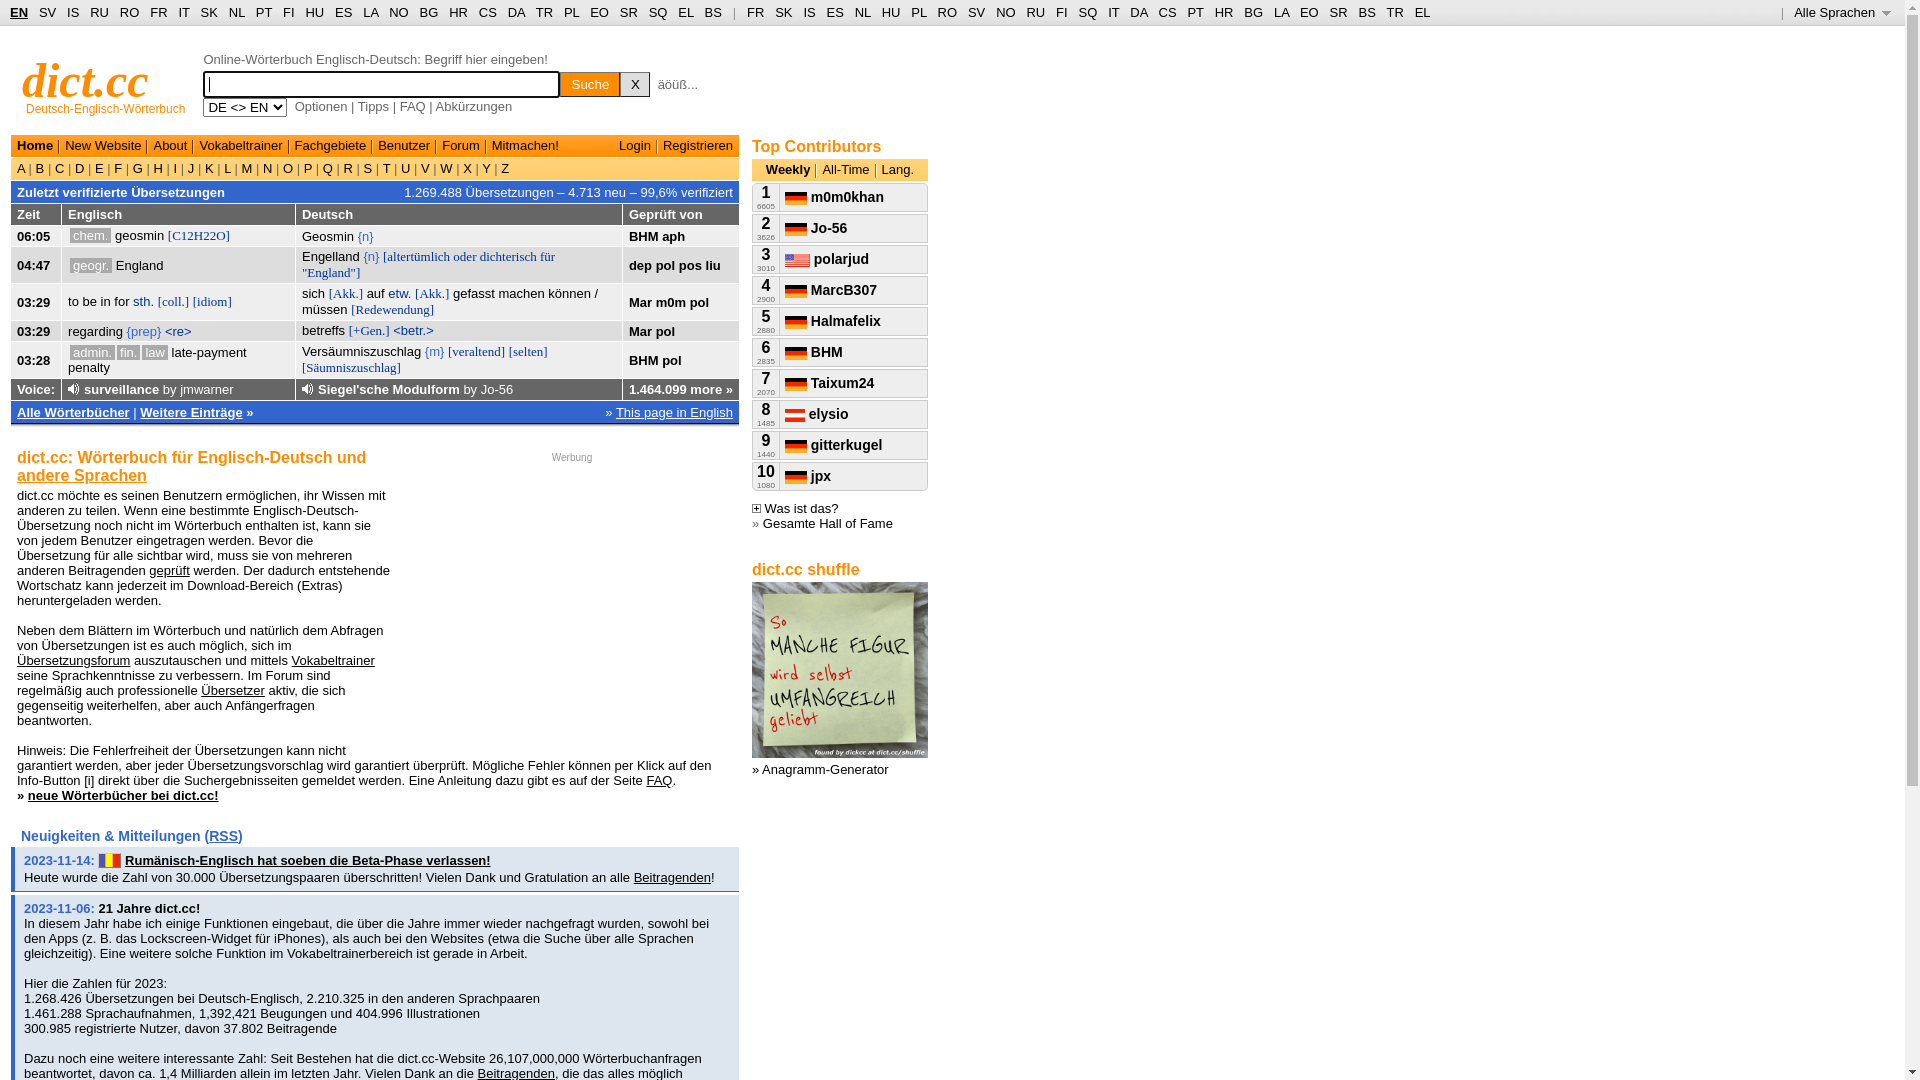  I want to click on 'LA', so click(1281, 12).